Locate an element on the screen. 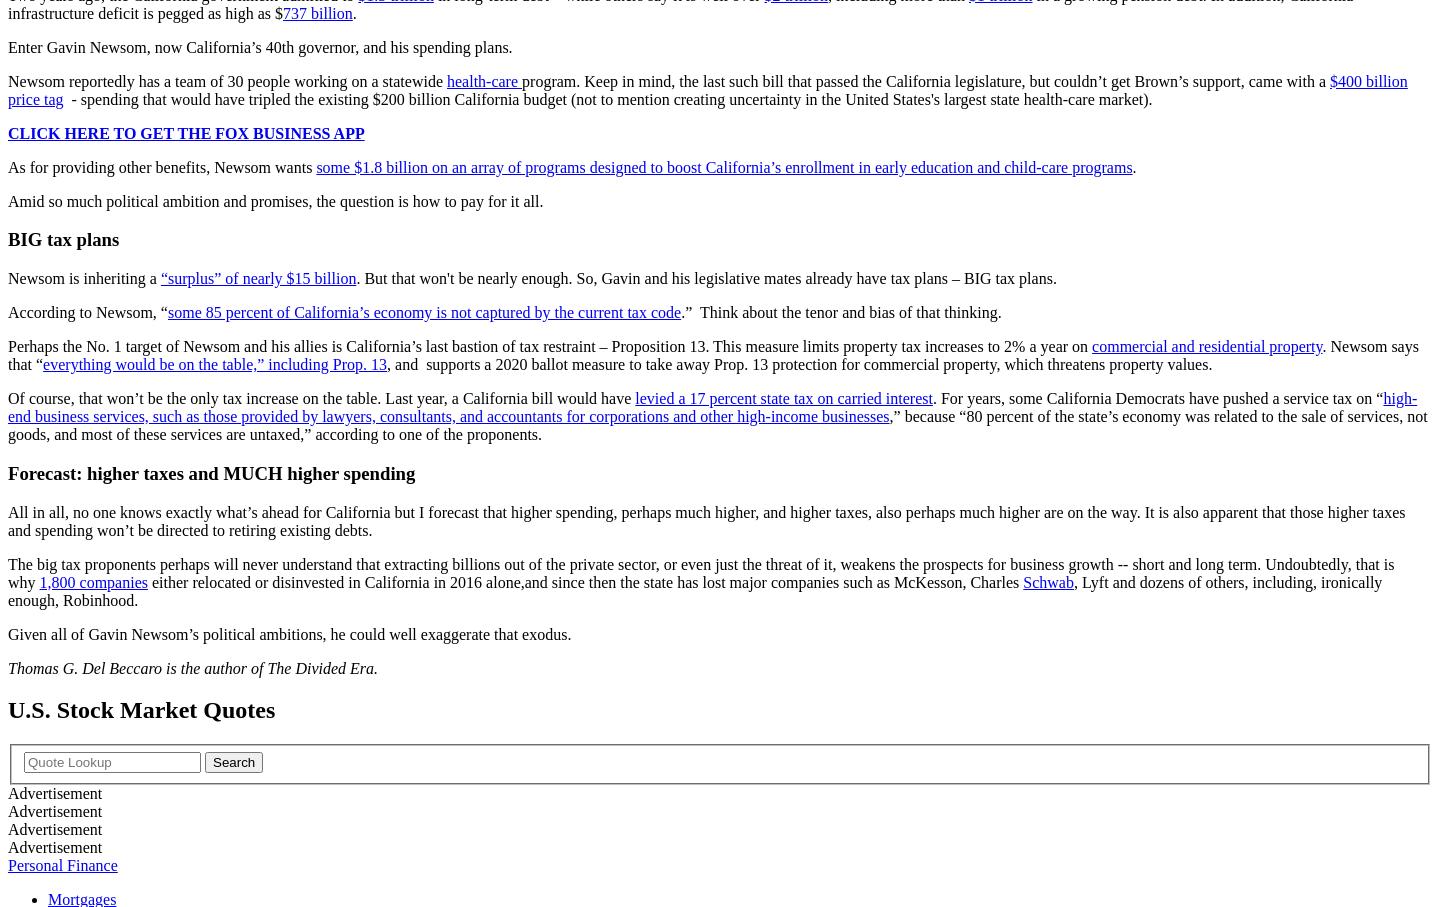  'All in all, no one knows exactly what’s ahead for California but I forecast that higher spending, perhaps much higher, and higher taxes, also perhaps much higher are on the way. It is also apparent that those higher taxes and spending won’t be directed to retiring existing debts.' is located at coordinates (7, 519).